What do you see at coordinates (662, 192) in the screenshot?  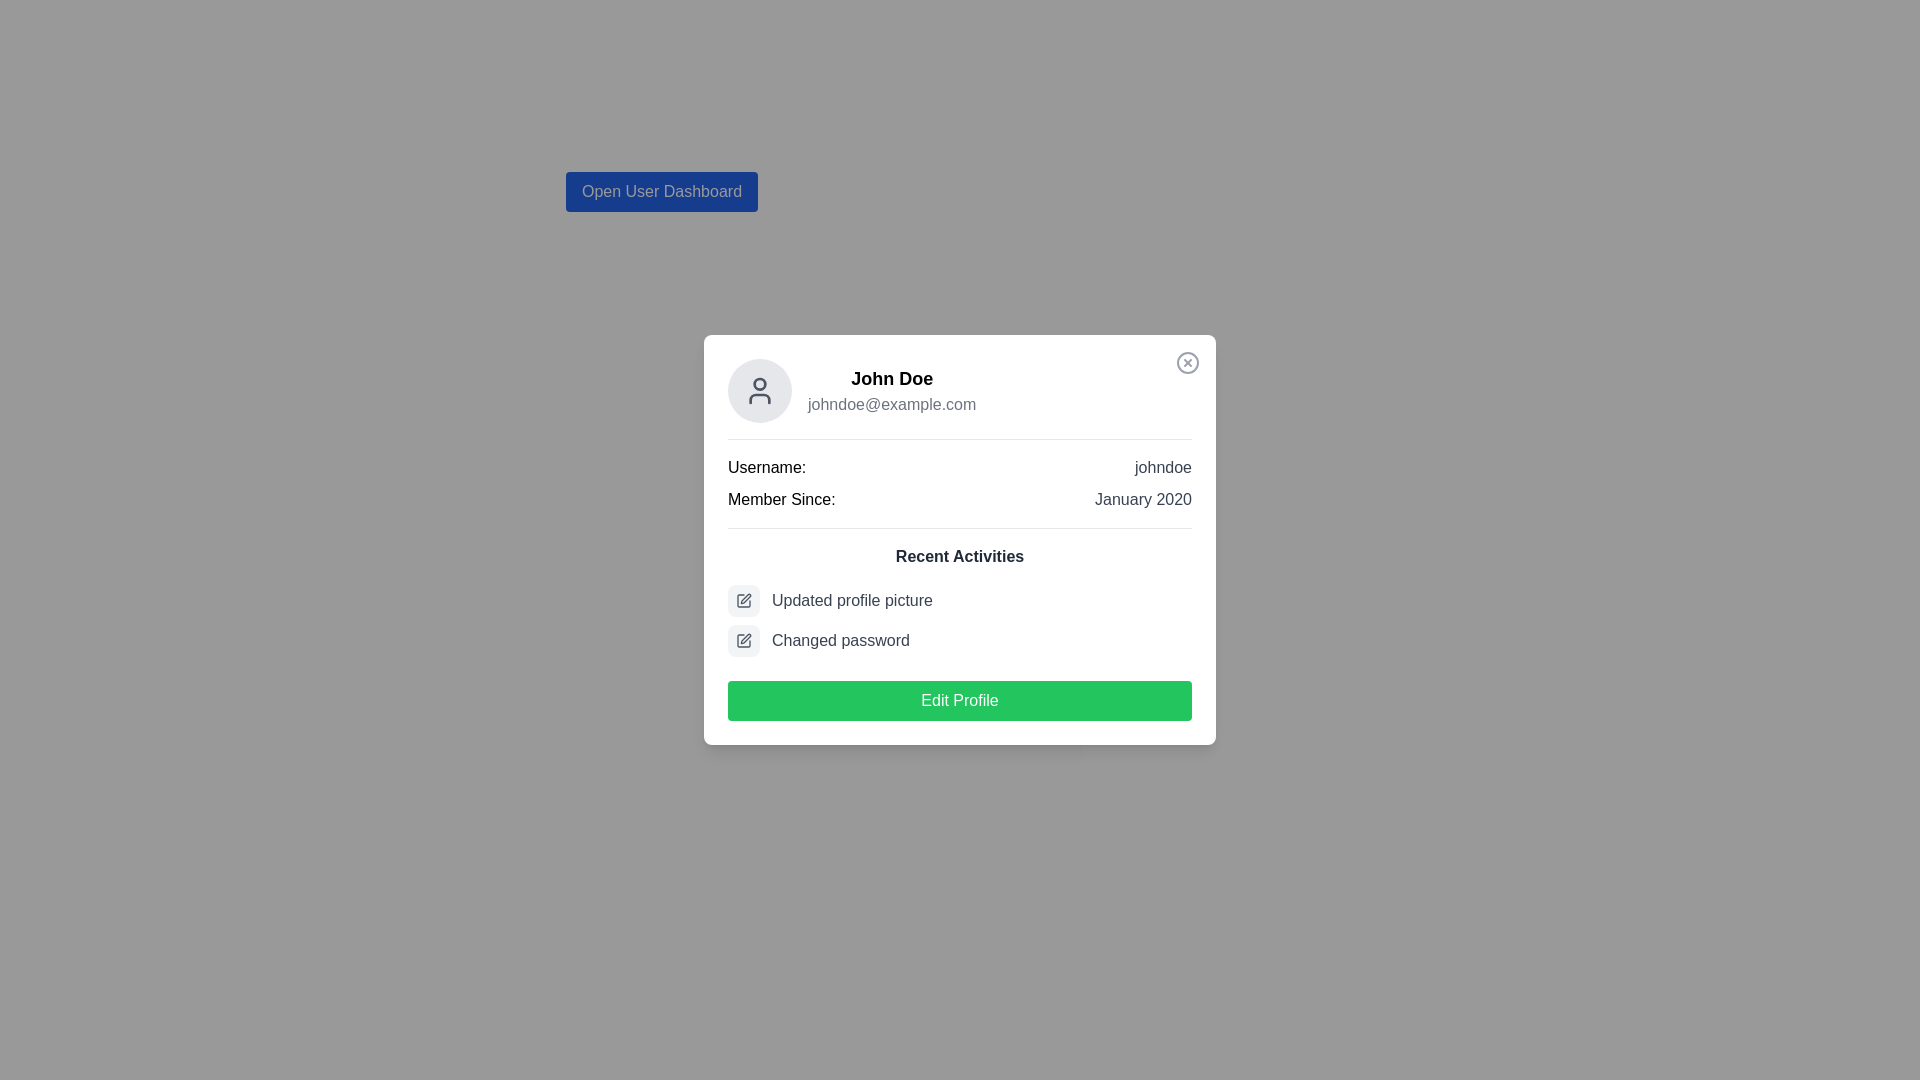 I see `the rectangular button with a blue background and white bold text reading 'Open User Dashboard'` at bounding box center [662, 192].